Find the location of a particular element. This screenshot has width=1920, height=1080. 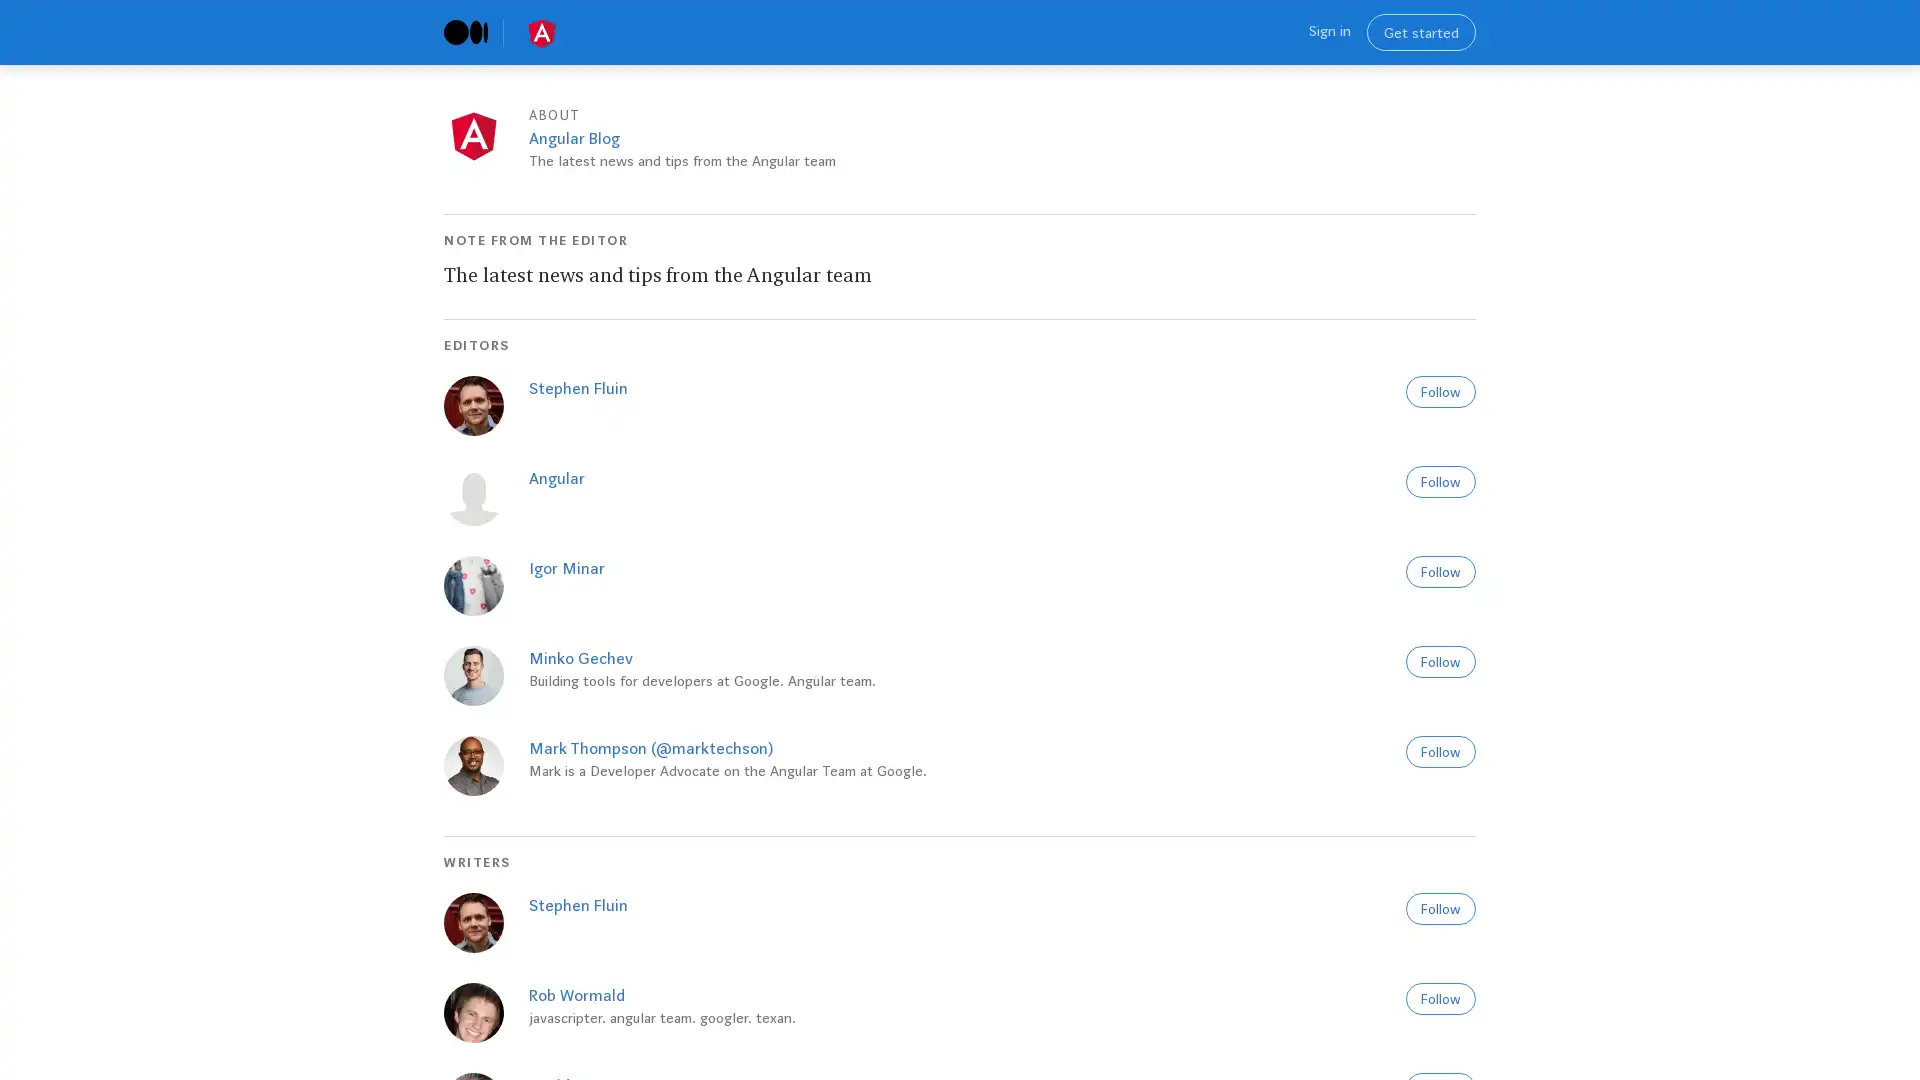

Follow to get new stories and recommendations from this author is located at coordinates (1440, 998).